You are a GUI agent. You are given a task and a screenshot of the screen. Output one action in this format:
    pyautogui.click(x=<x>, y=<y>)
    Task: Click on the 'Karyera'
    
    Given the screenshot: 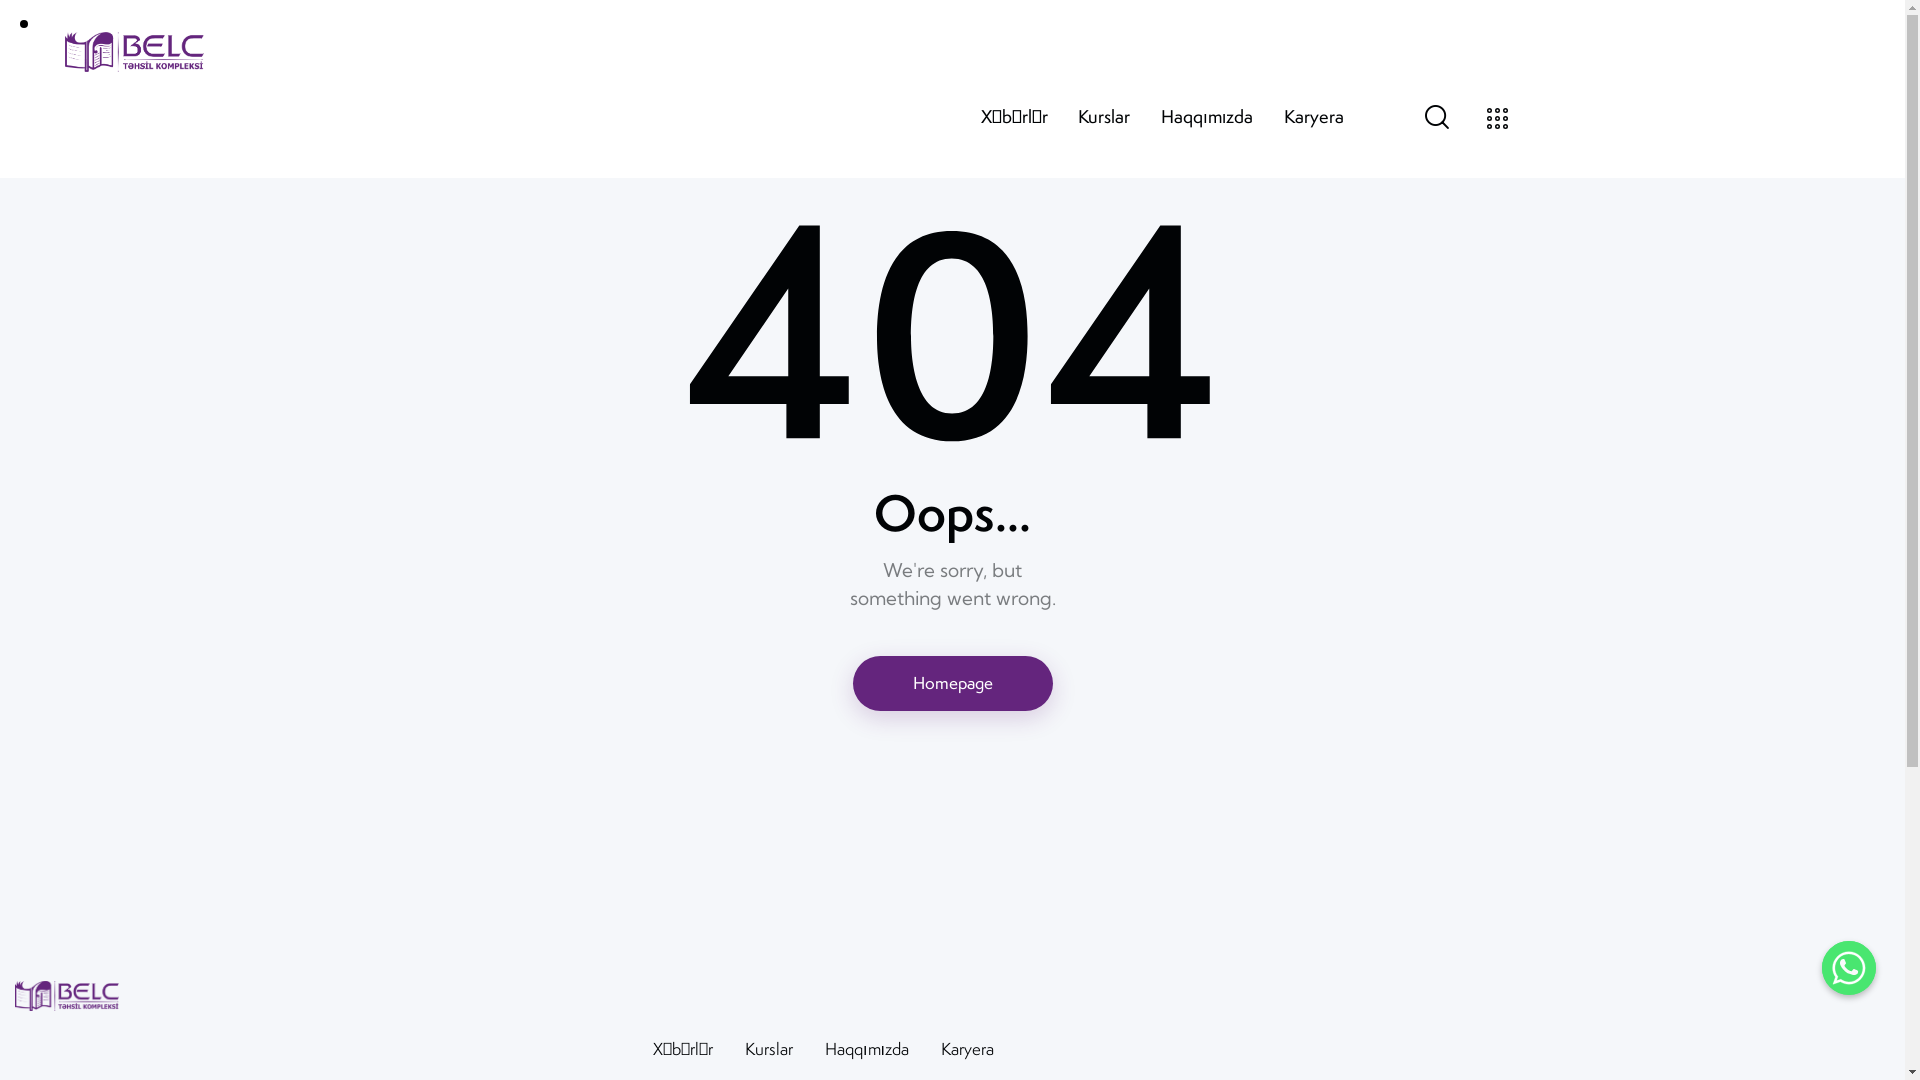 What is the action you would take?
    pyautogui.click(x=1314, y=116)
    